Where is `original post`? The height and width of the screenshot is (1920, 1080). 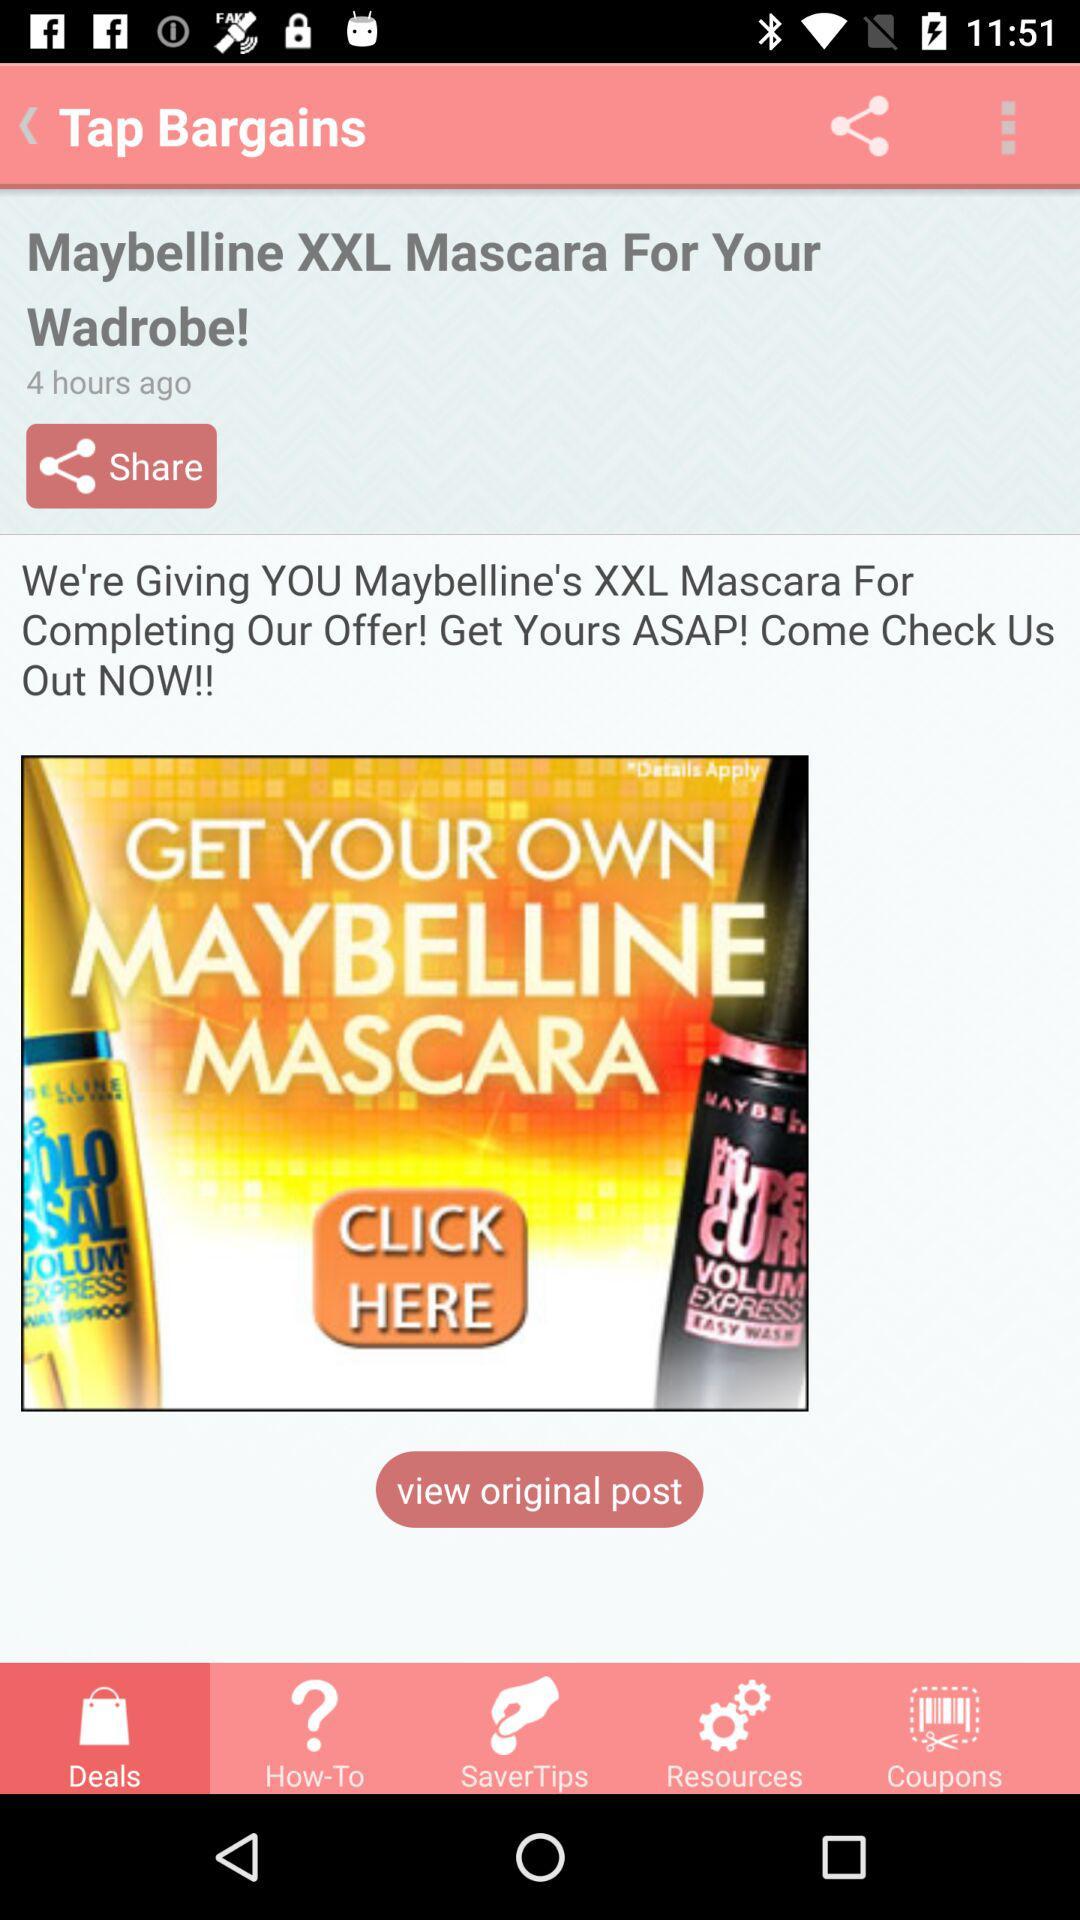
original post is located at coordinates (540, 983).